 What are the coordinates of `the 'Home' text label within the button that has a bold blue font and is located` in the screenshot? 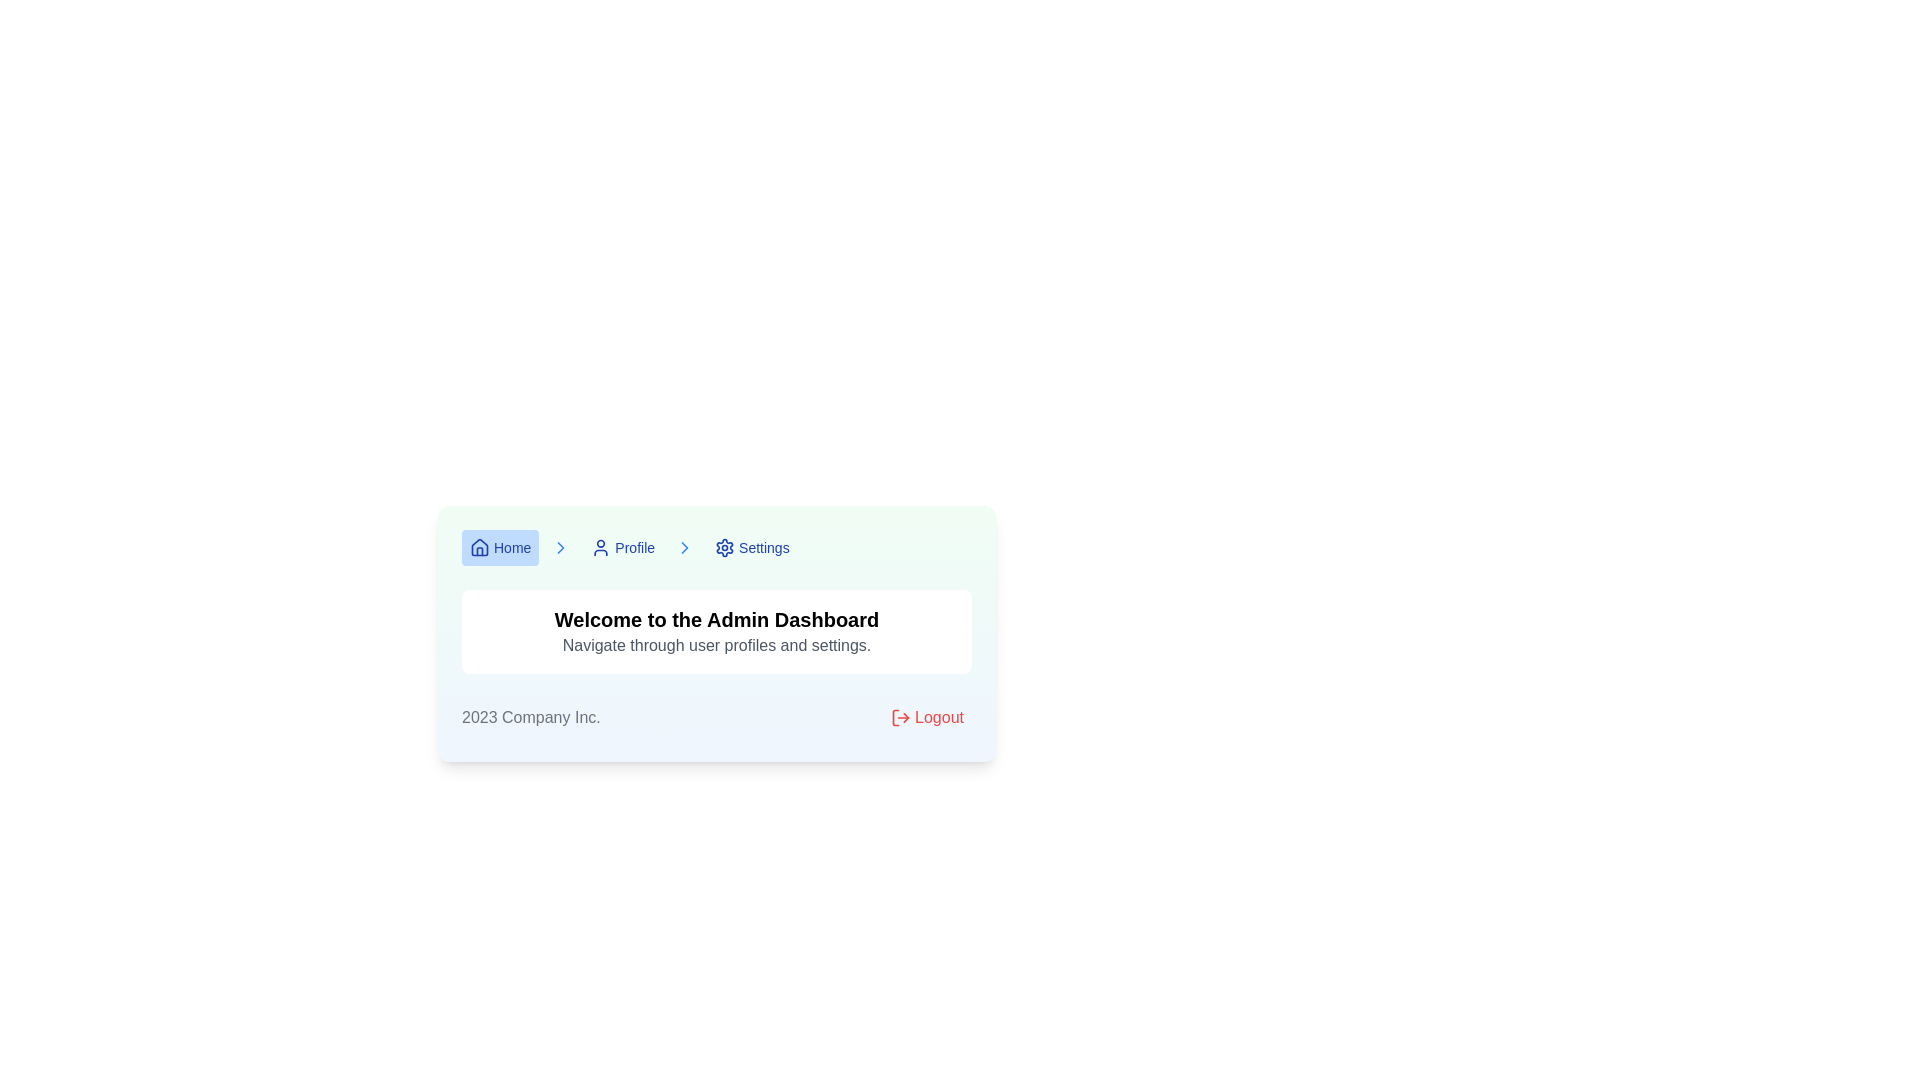 It's located at (512, 547).